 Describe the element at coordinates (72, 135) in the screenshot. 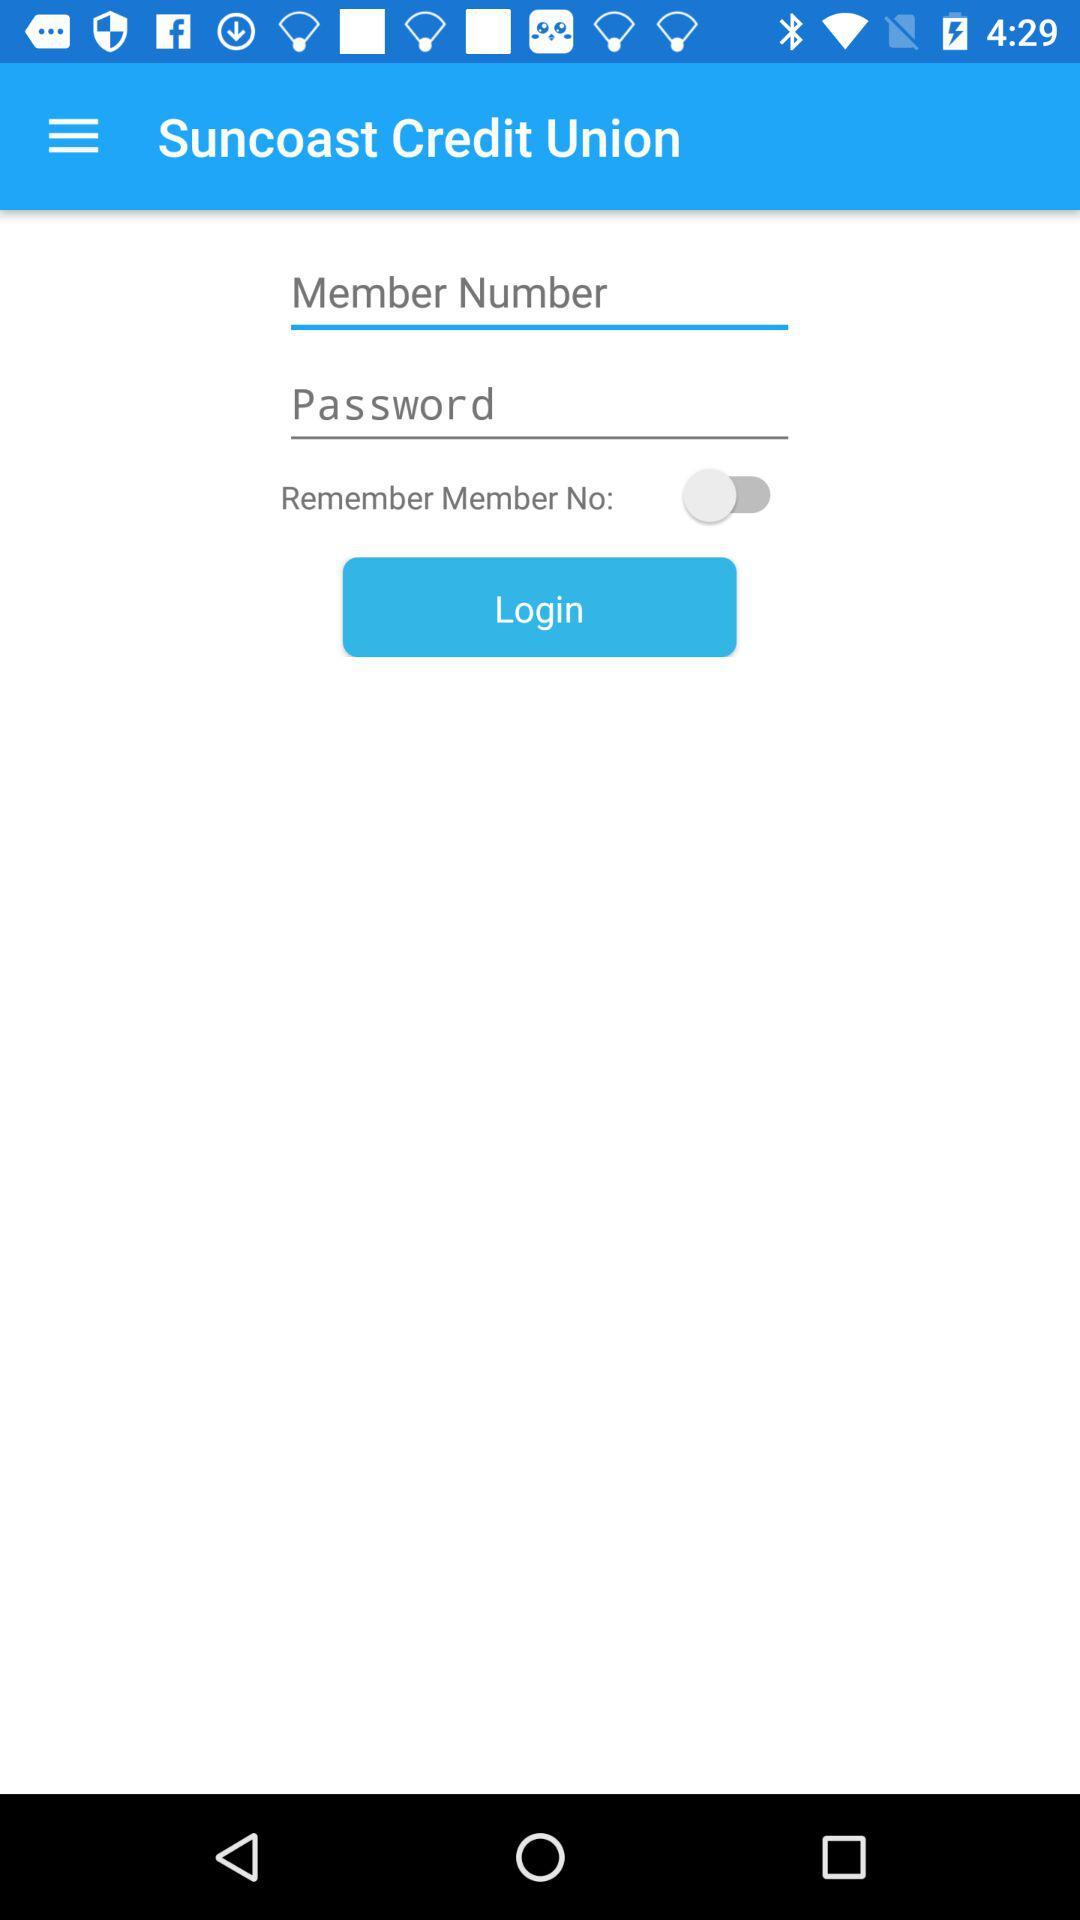

I see `the app next to suncoast credit union icon` at that location.